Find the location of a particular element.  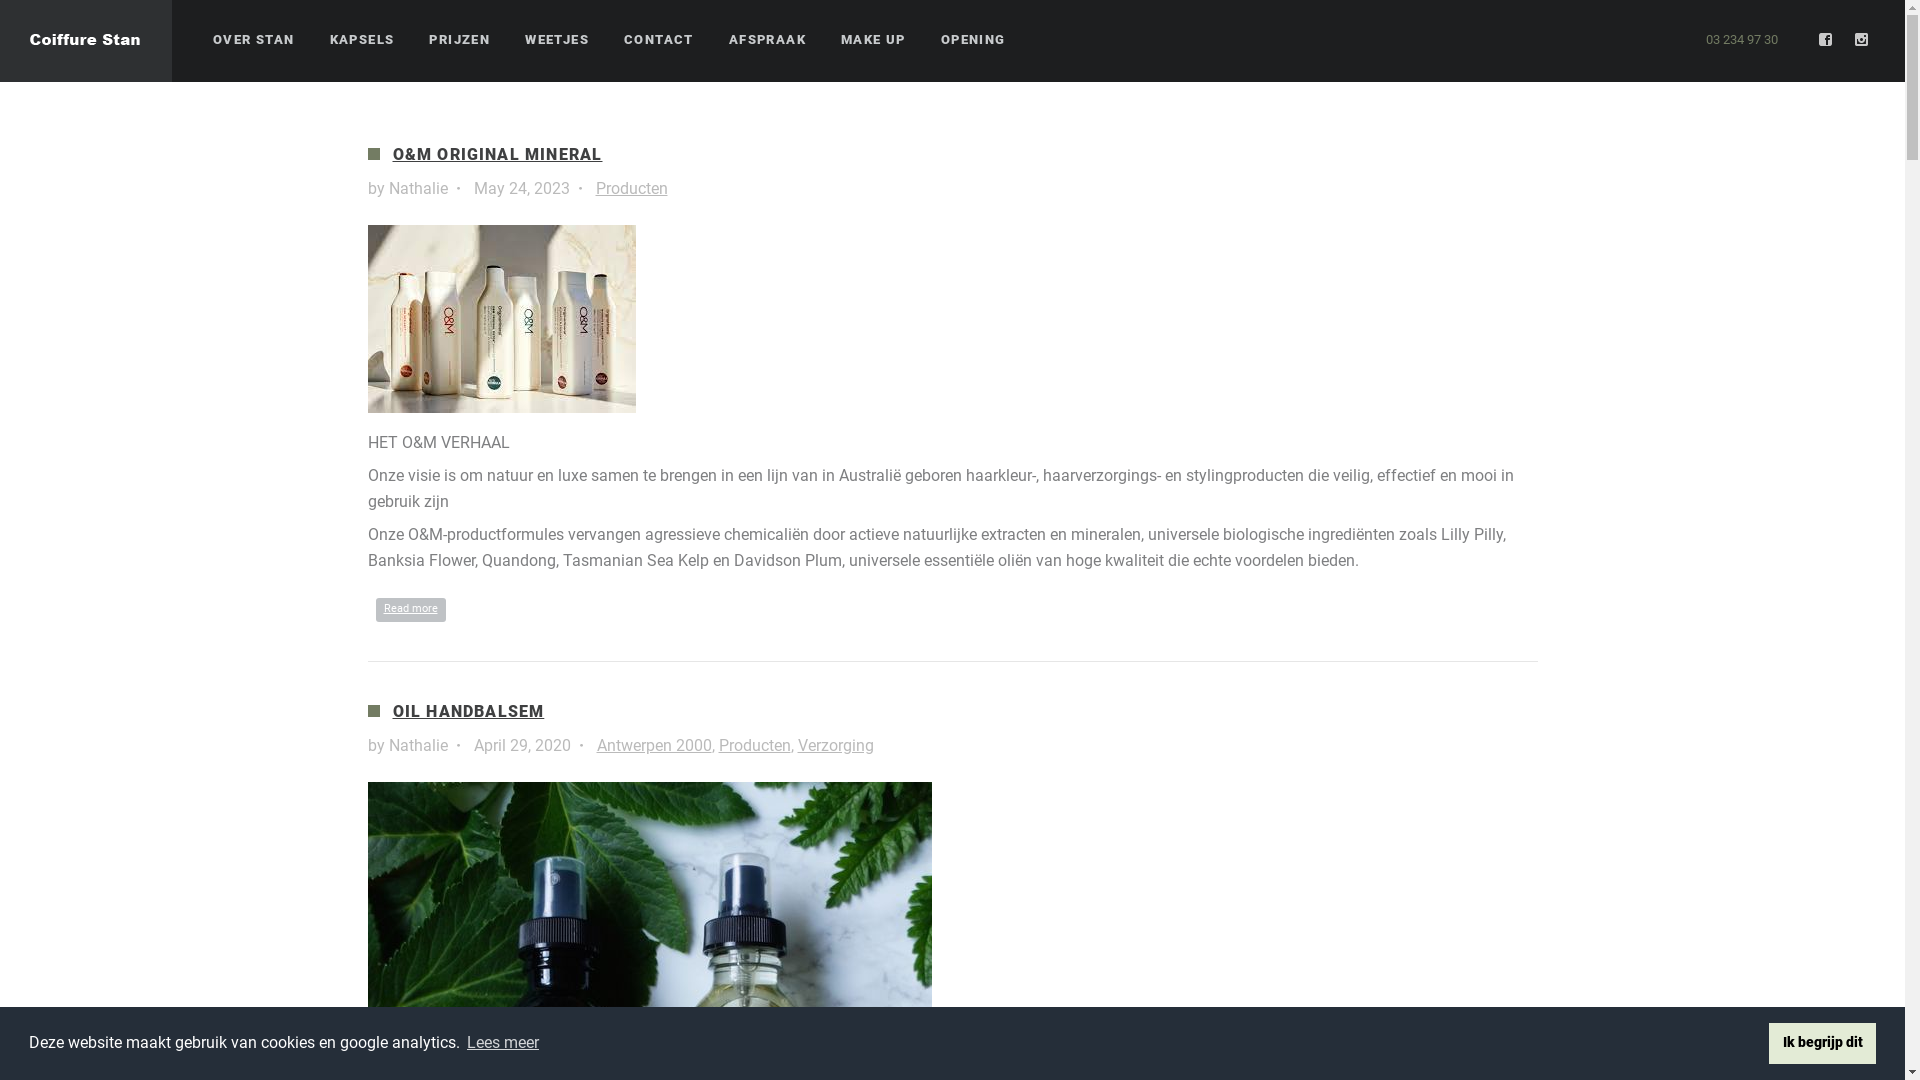

'OIL HANDBALSEM' is located at coordinates (466, 710).